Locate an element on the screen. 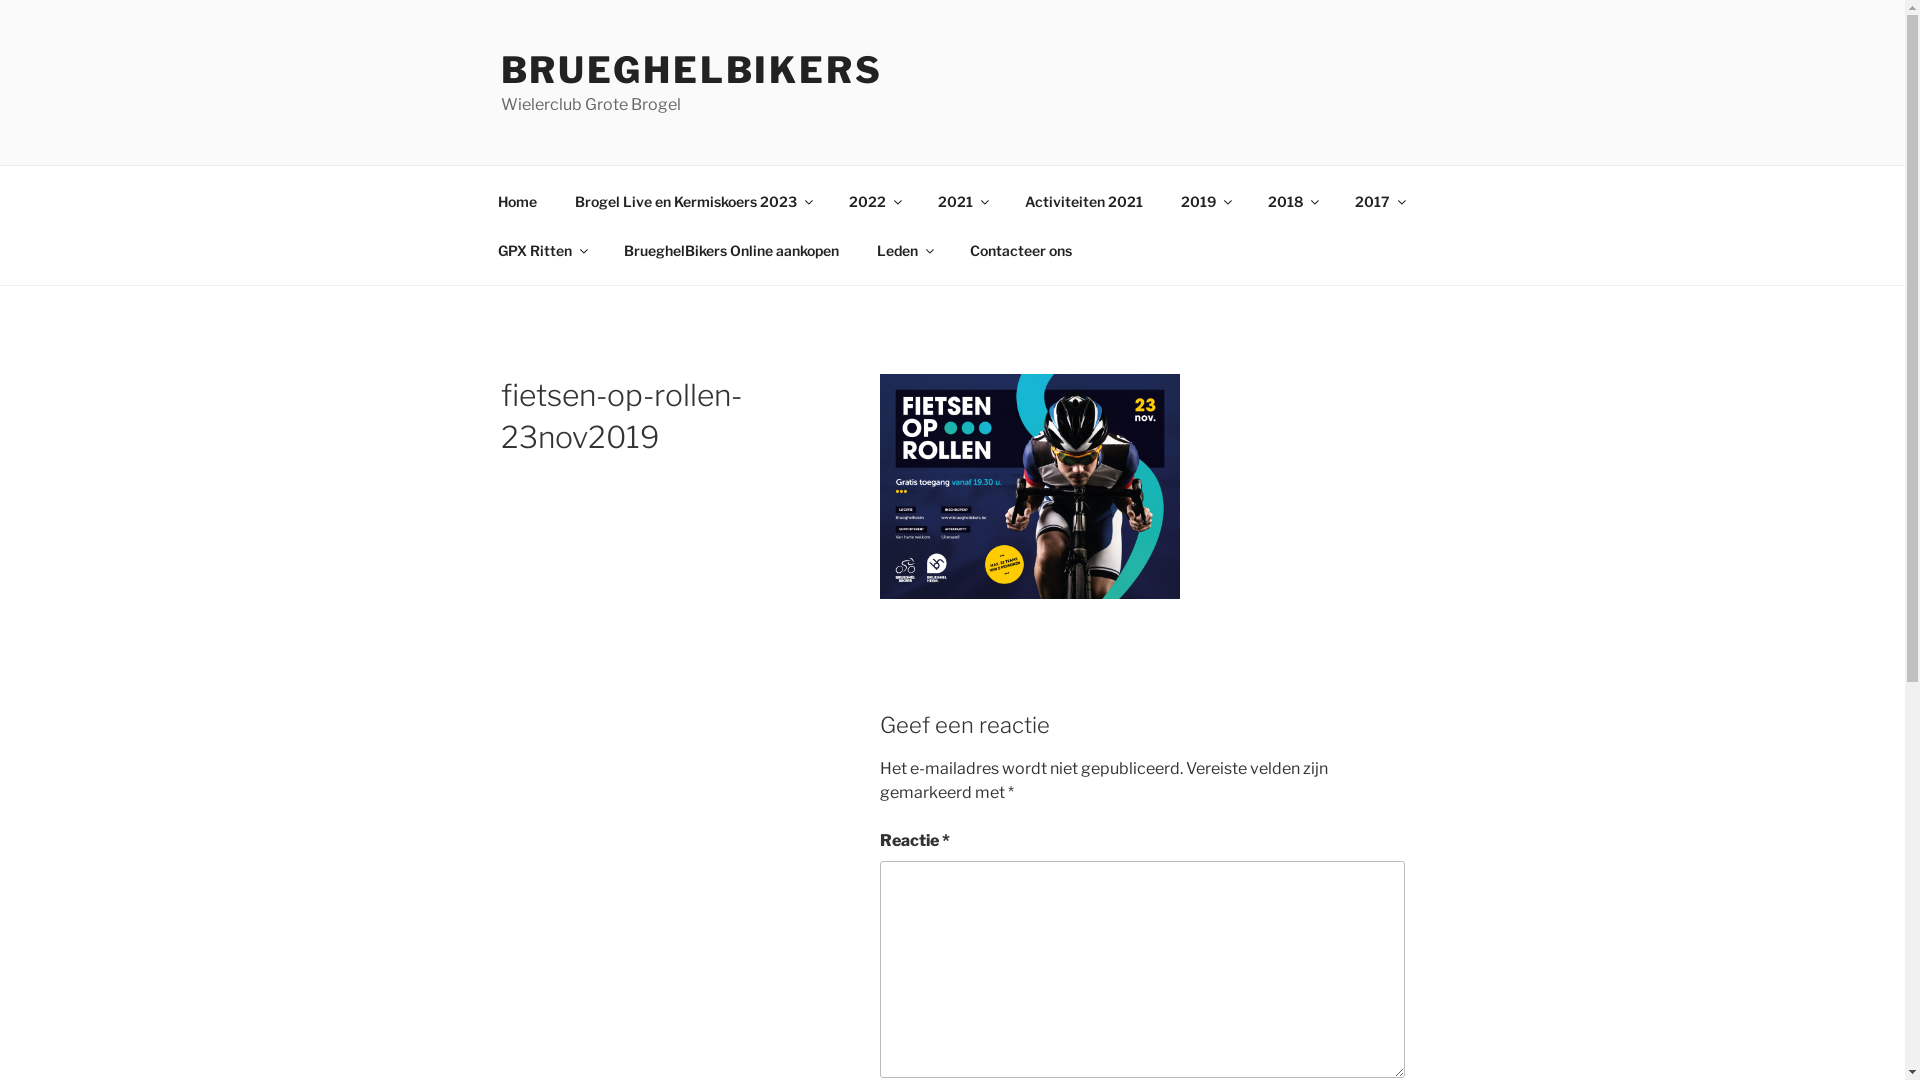 This screenshot has height=1080, width=1920. 'Home' is located at coordinates (517, 200).